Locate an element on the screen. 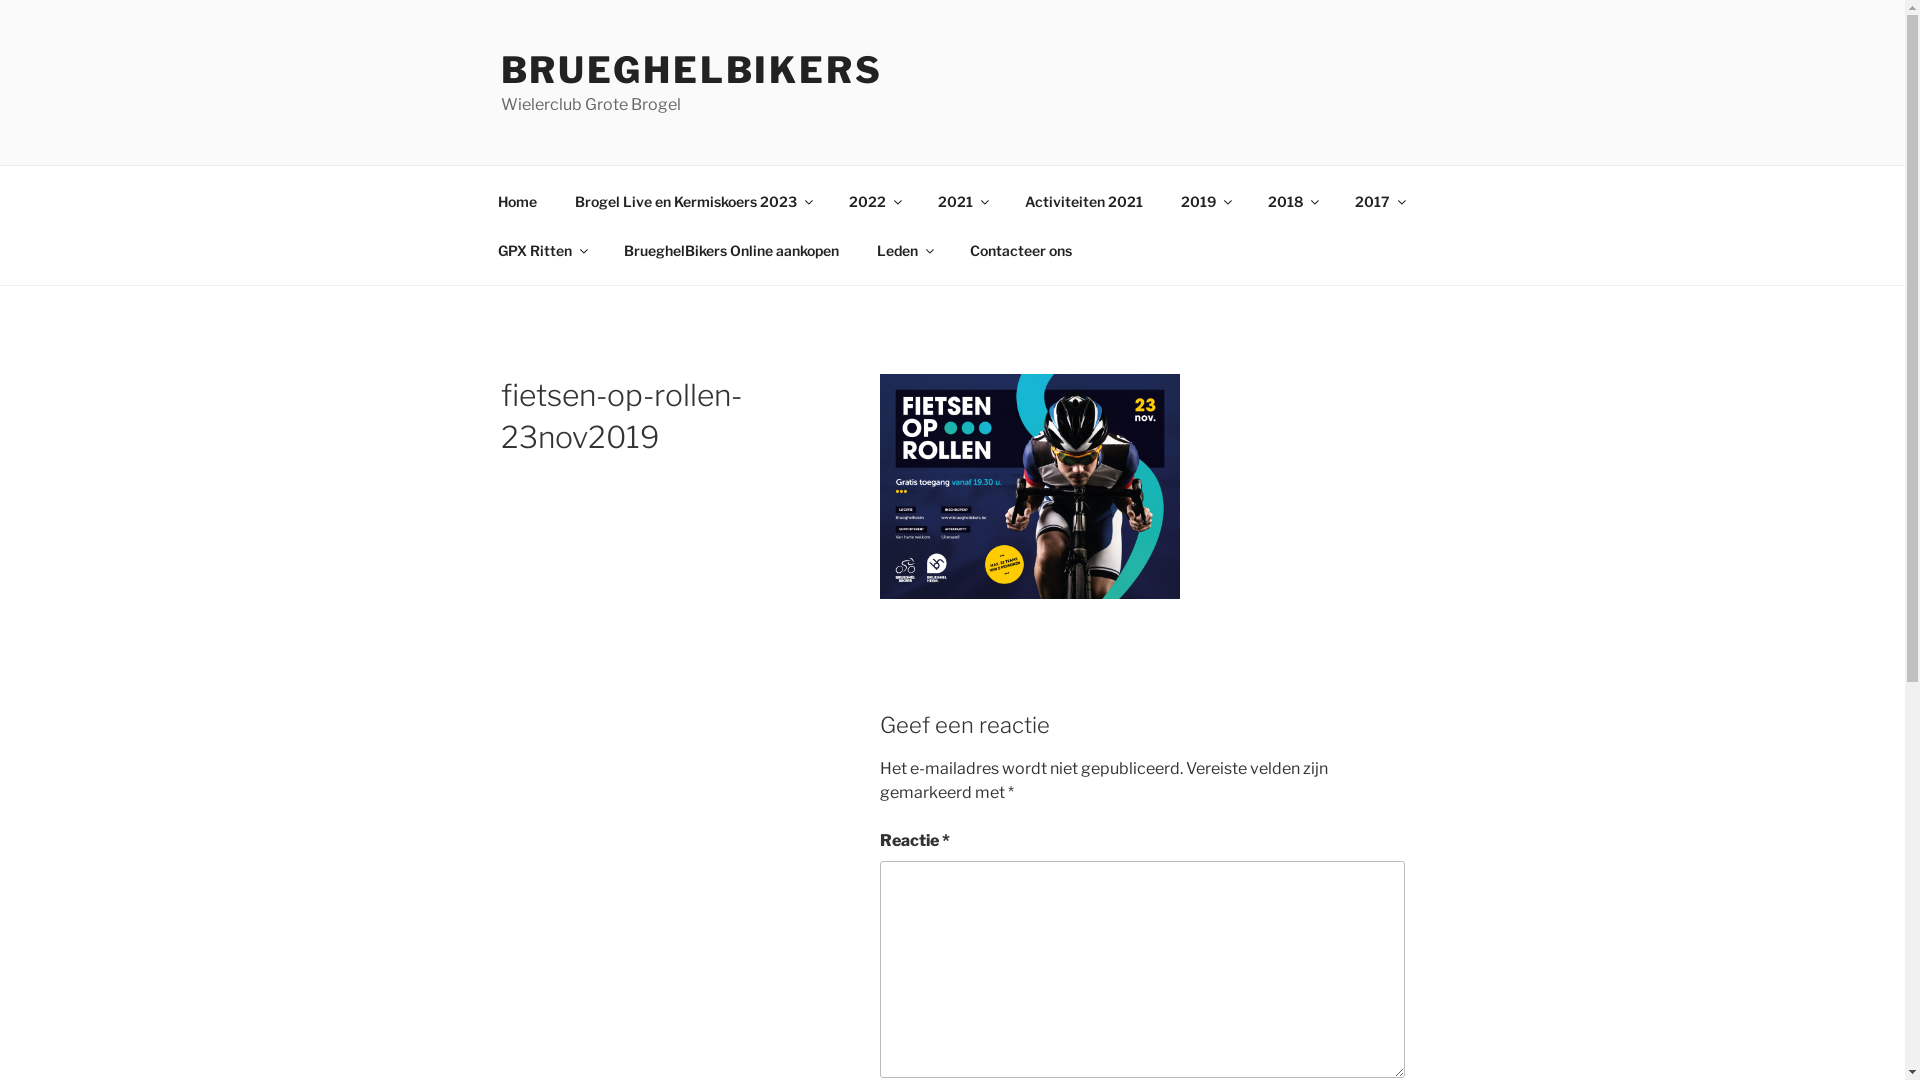 This screenshot has height=1080, width=1920. 'Home' is located at coordinates (517, 200).